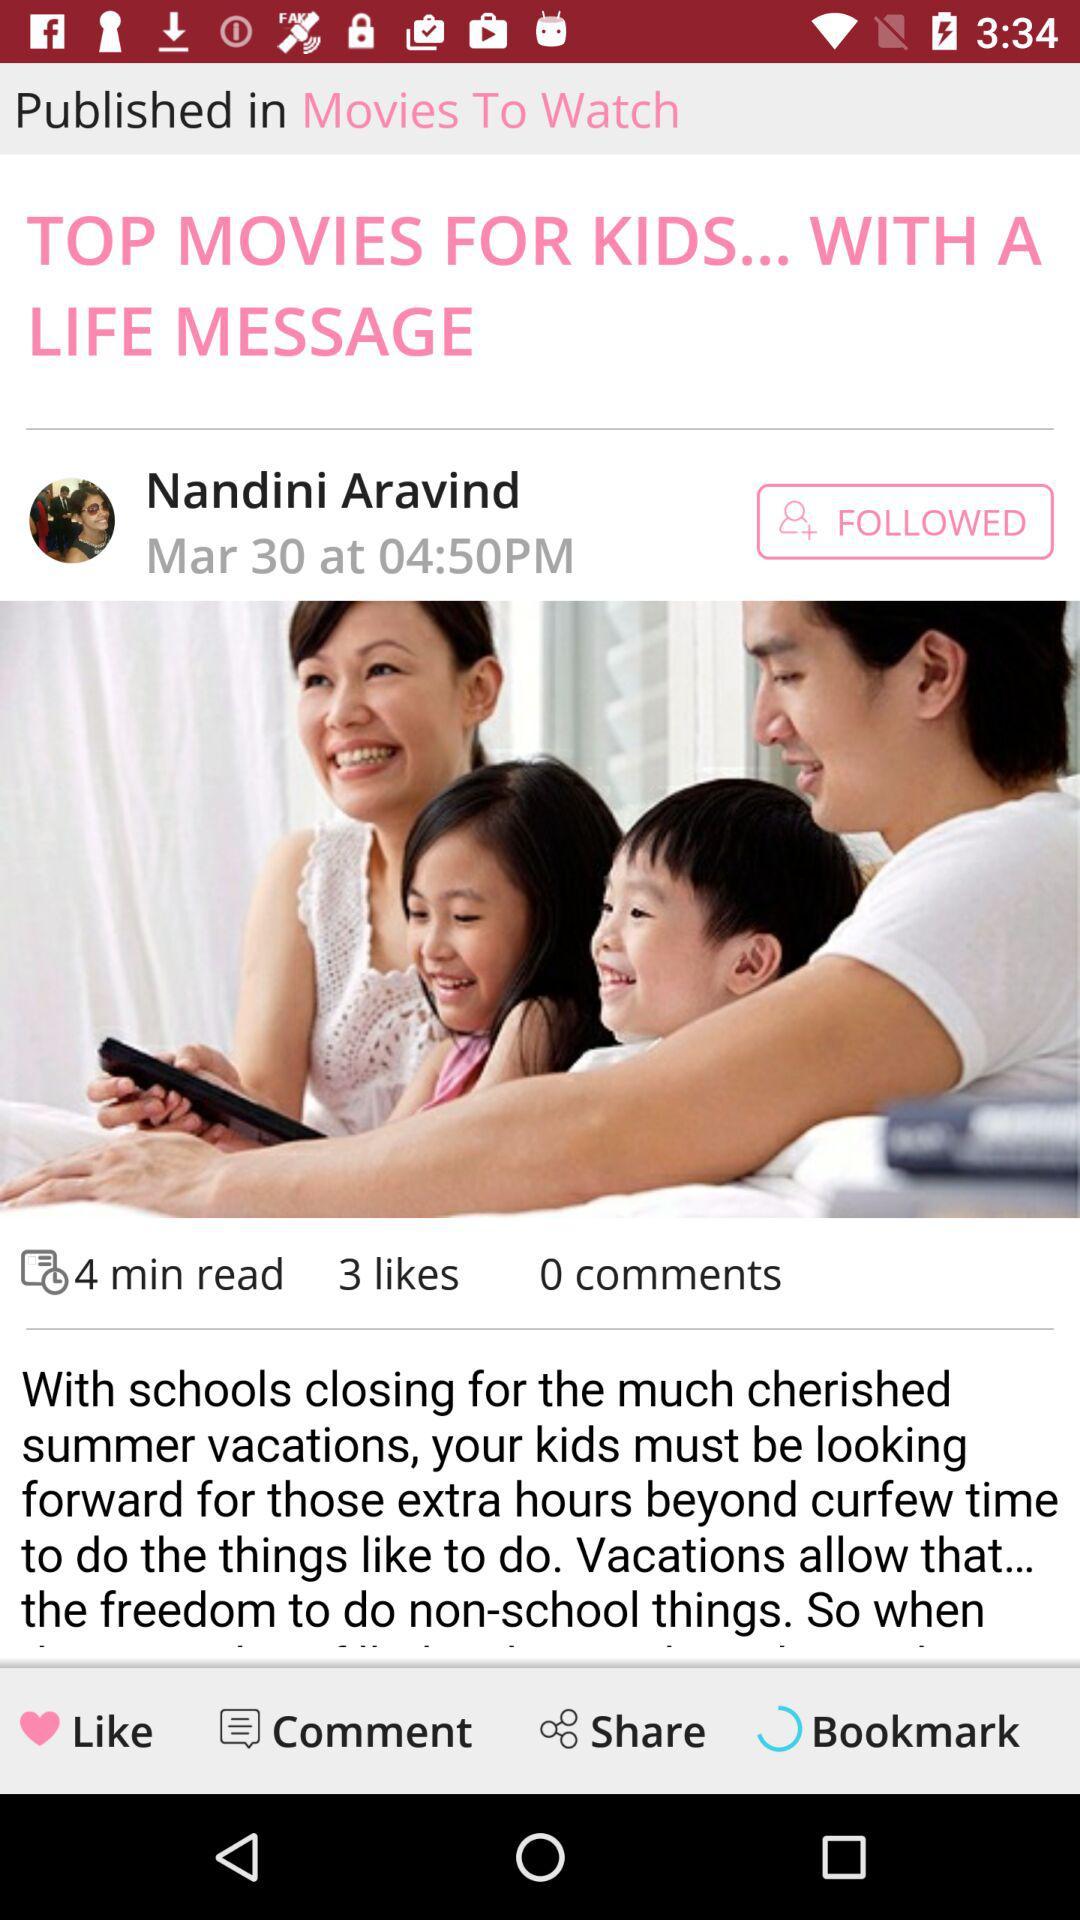 This screenshot has height=1920, width=1080. Describe the element at coordinates (238, 1727) in the screenshot. I see `comment symbol` at that location.